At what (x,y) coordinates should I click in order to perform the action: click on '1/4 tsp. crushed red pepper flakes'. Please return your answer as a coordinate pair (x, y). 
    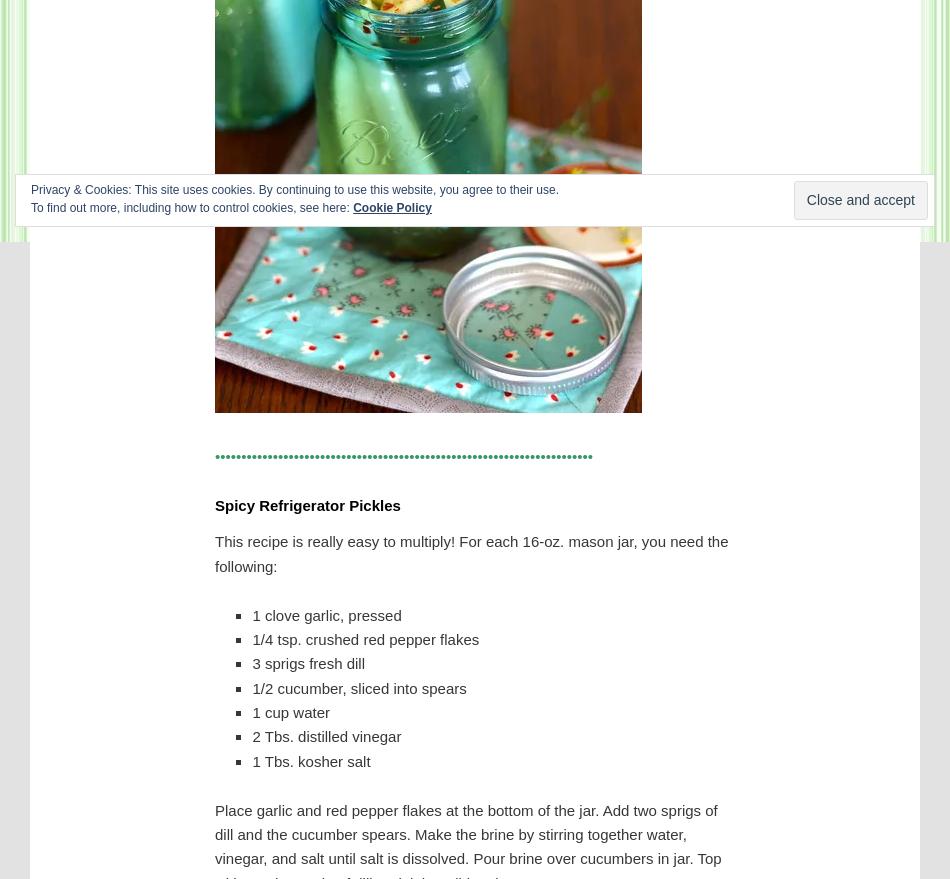
    Looking at the image, I should click on (364, 638).